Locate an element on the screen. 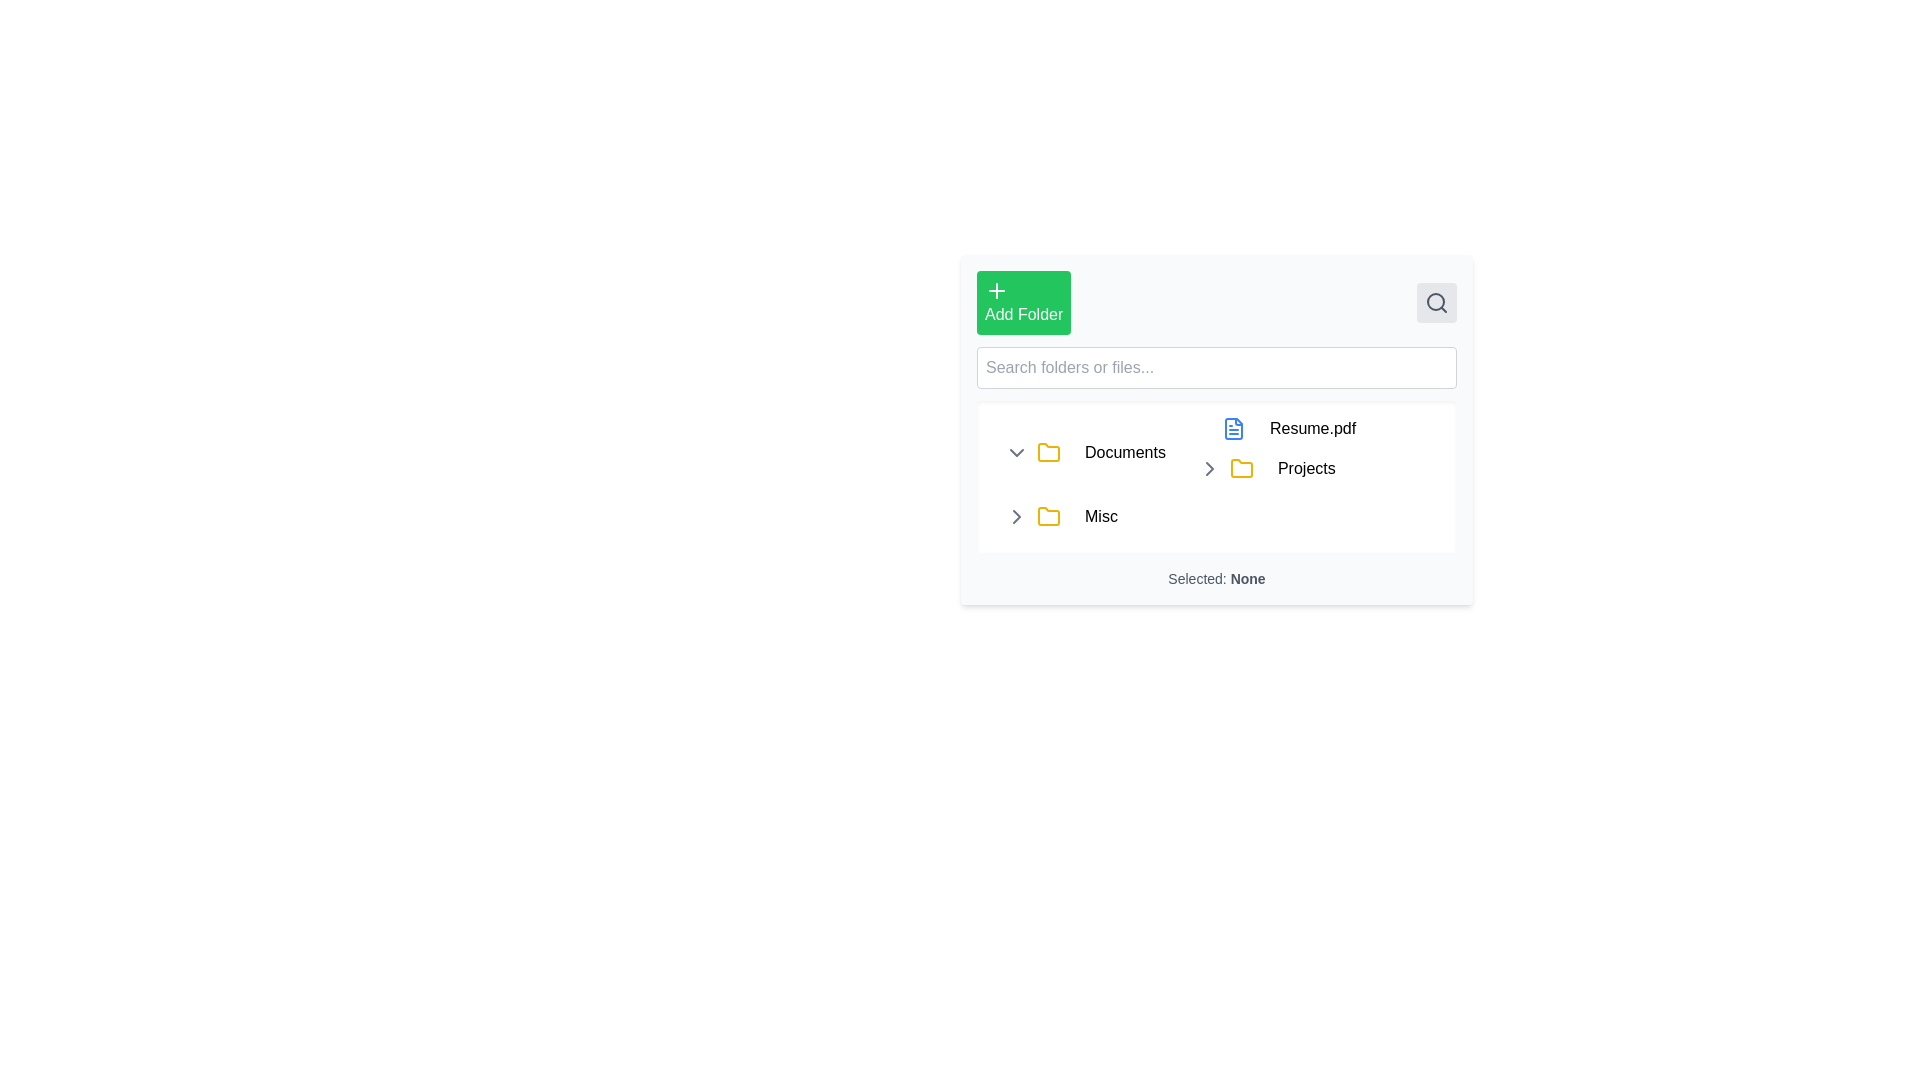  the folder button located centrally in the hierarchical list of items is located at coordinates (1125, 452).